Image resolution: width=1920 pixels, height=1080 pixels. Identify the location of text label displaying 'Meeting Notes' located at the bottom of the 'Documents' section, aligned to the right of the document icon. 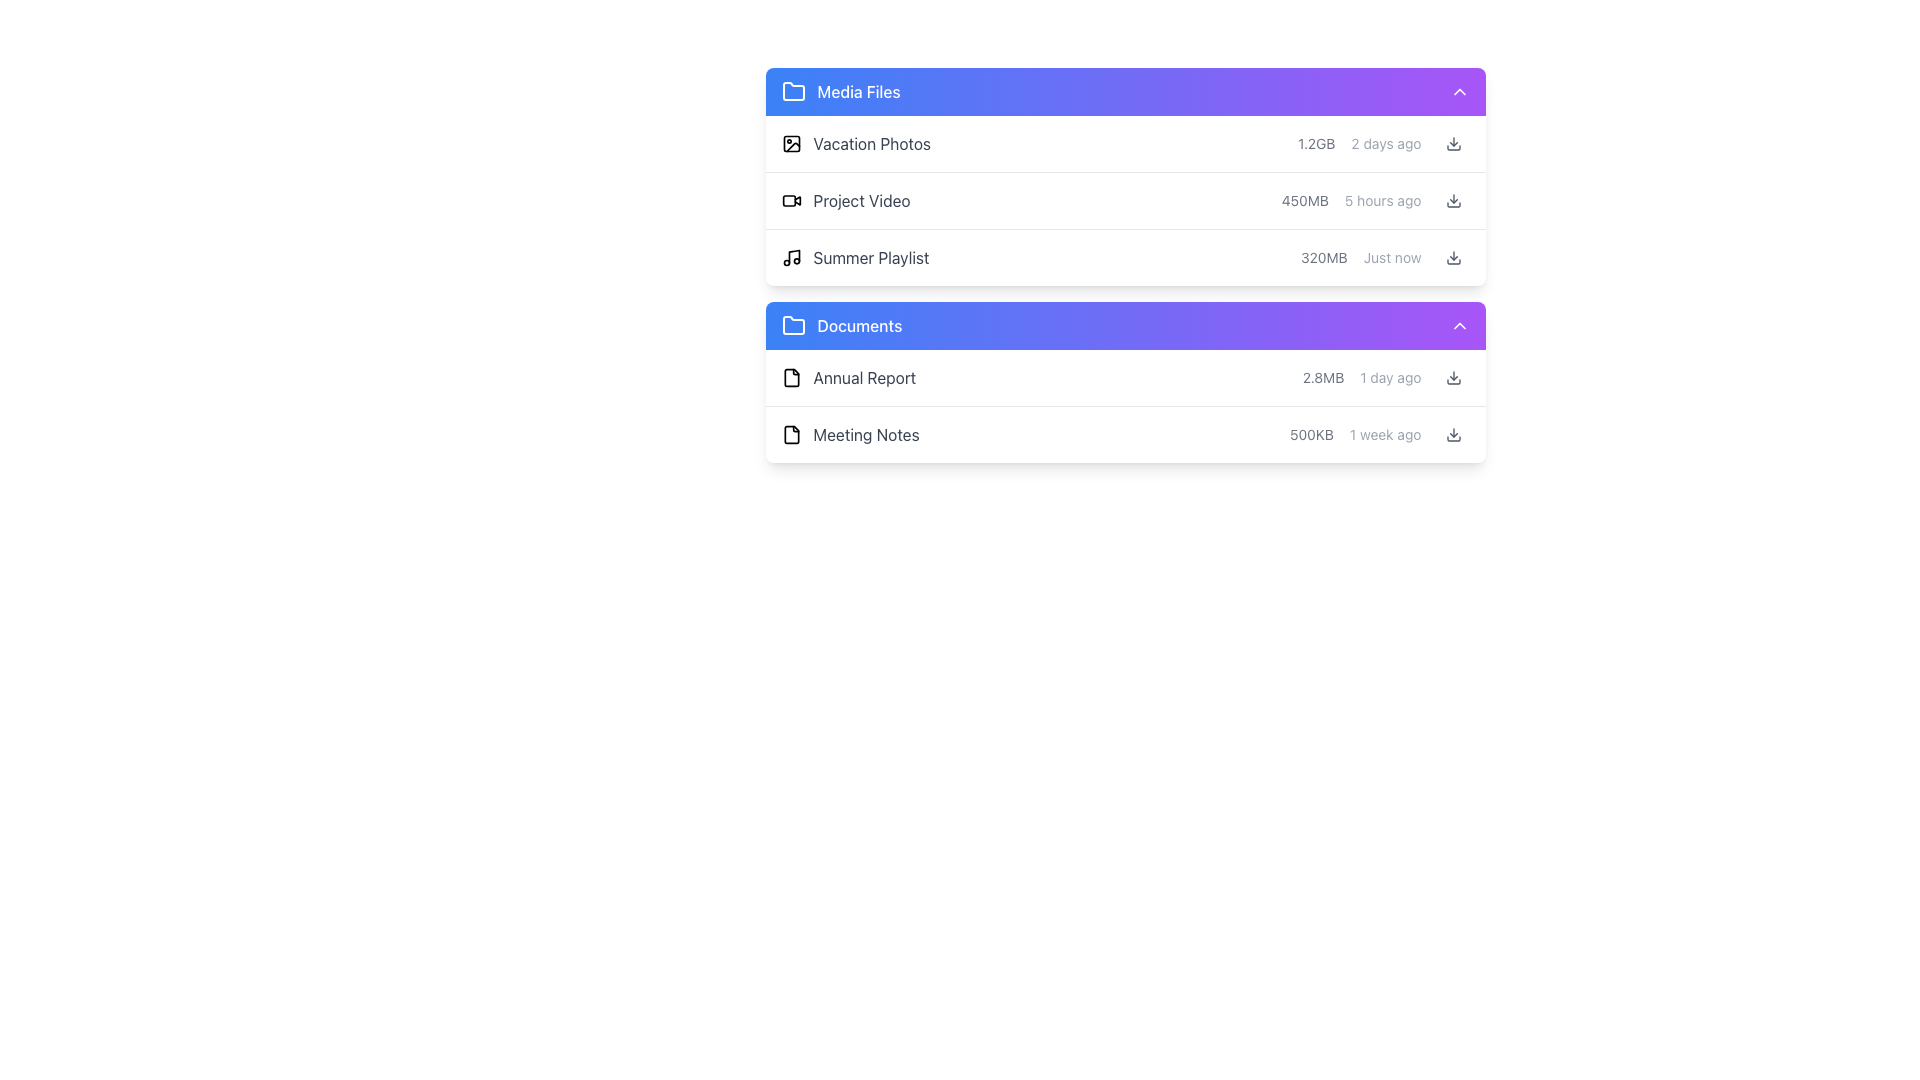
(866, 434).